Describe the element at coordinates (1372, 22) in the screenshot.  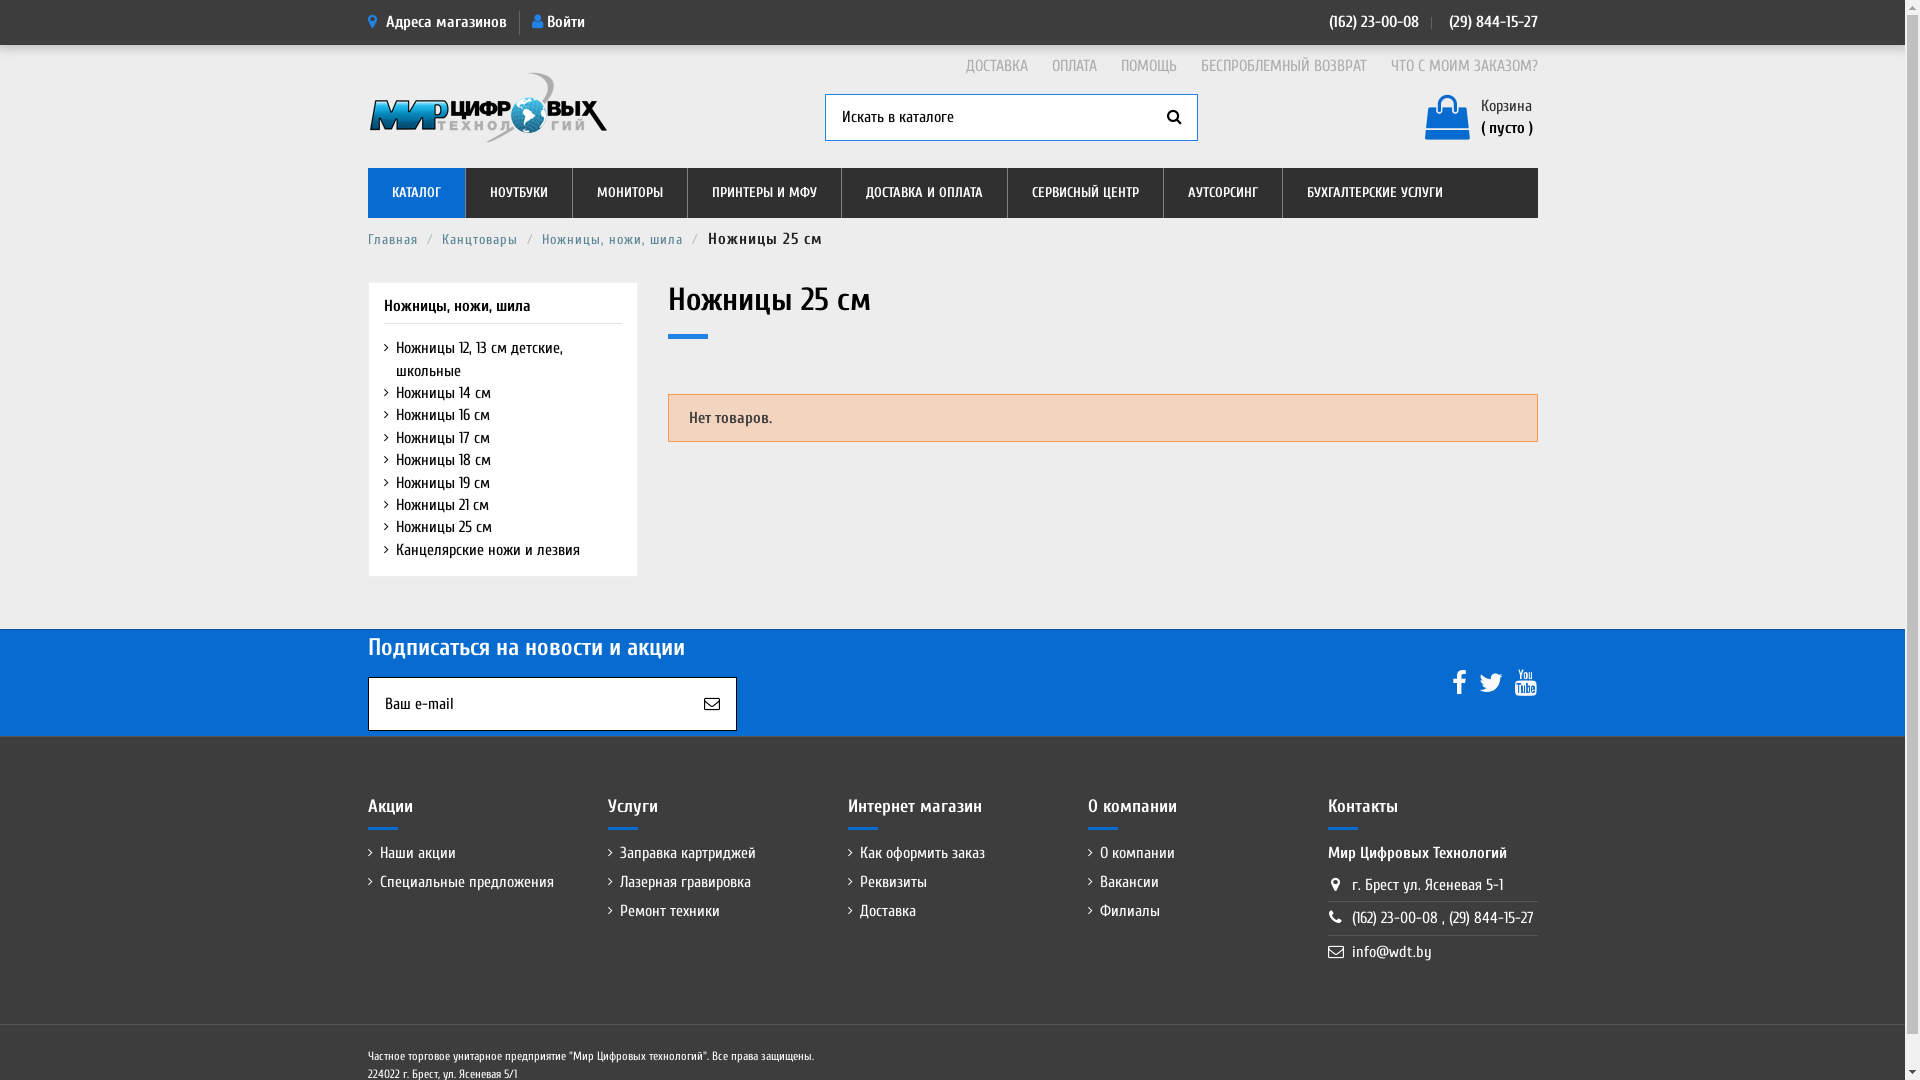
I see `'(162) 23-00-08'` at that location.